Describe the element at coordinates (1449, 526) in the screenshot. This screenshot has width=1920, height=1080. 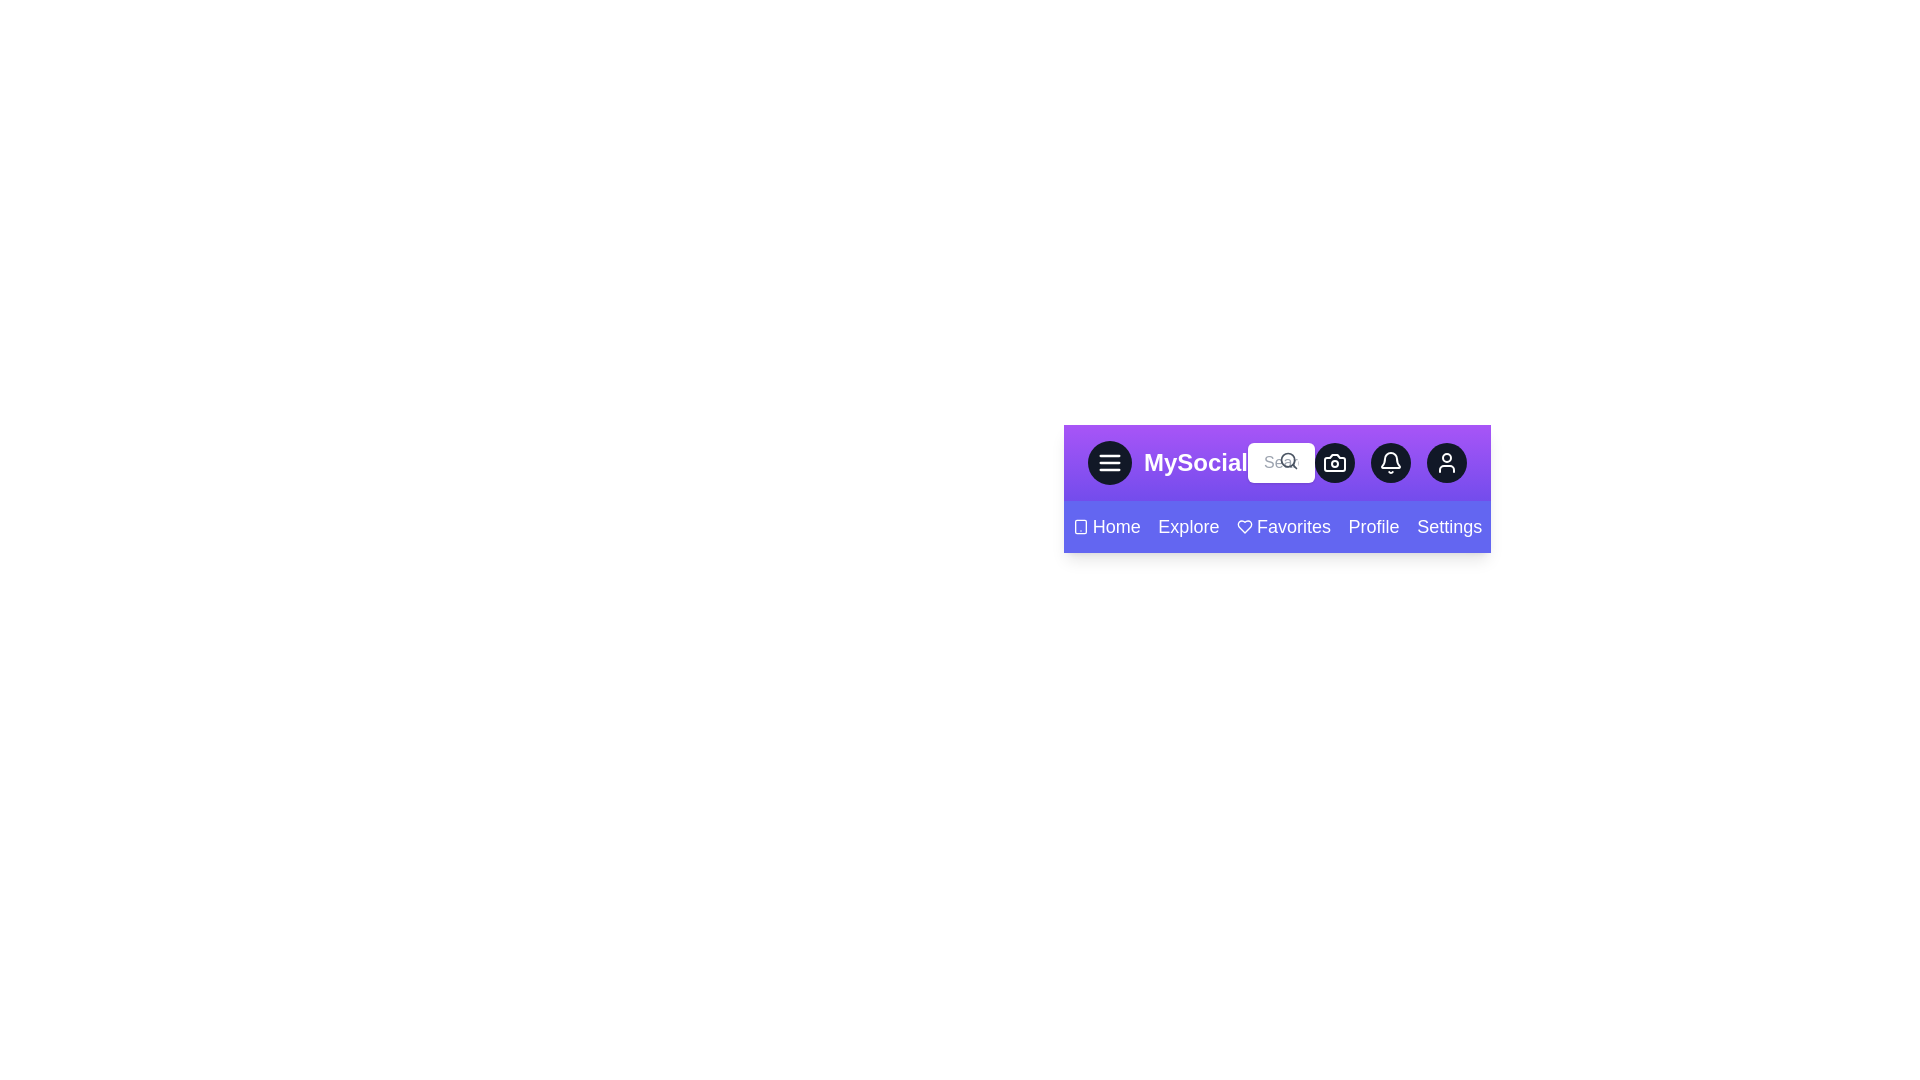
I see `the Settings navigation link to navigate to its respective section` at that location.